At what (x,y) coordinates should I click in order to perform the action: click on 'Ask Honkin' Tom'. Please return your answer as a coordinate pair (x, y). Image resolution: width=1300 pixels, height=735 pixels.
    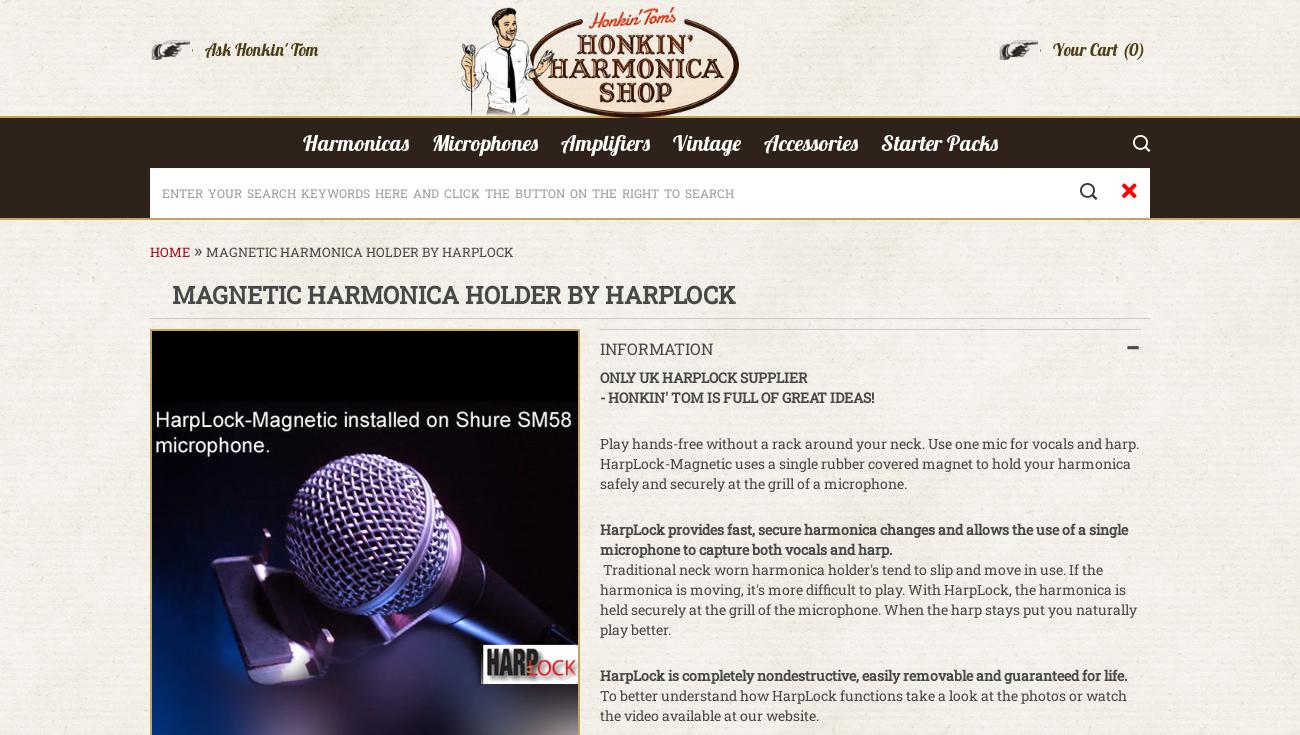
    Looking at the image, I should click on (260, 48).